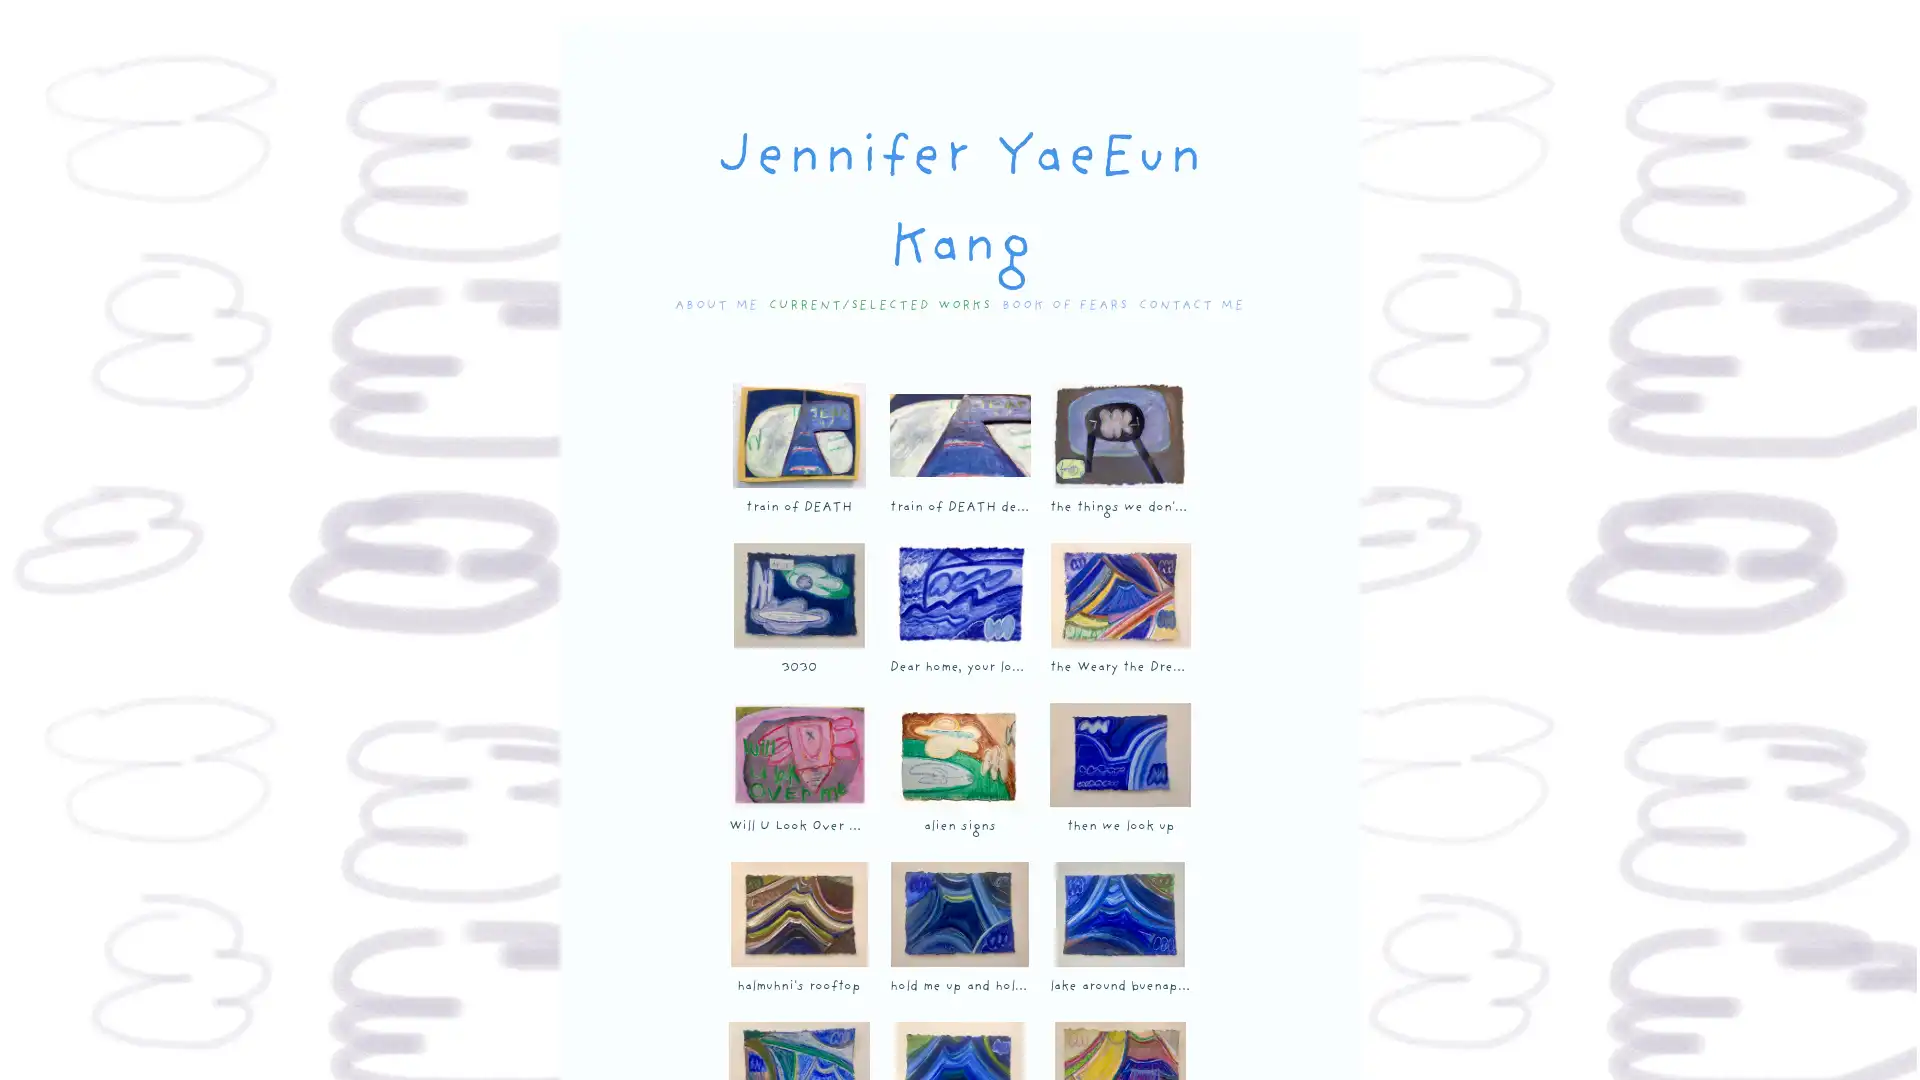 This screenshot has height=1080, width=1920. Describe the element at coordinates (797, 434) in the screenshot. I see `View fullsize train of DEATH` at that location.